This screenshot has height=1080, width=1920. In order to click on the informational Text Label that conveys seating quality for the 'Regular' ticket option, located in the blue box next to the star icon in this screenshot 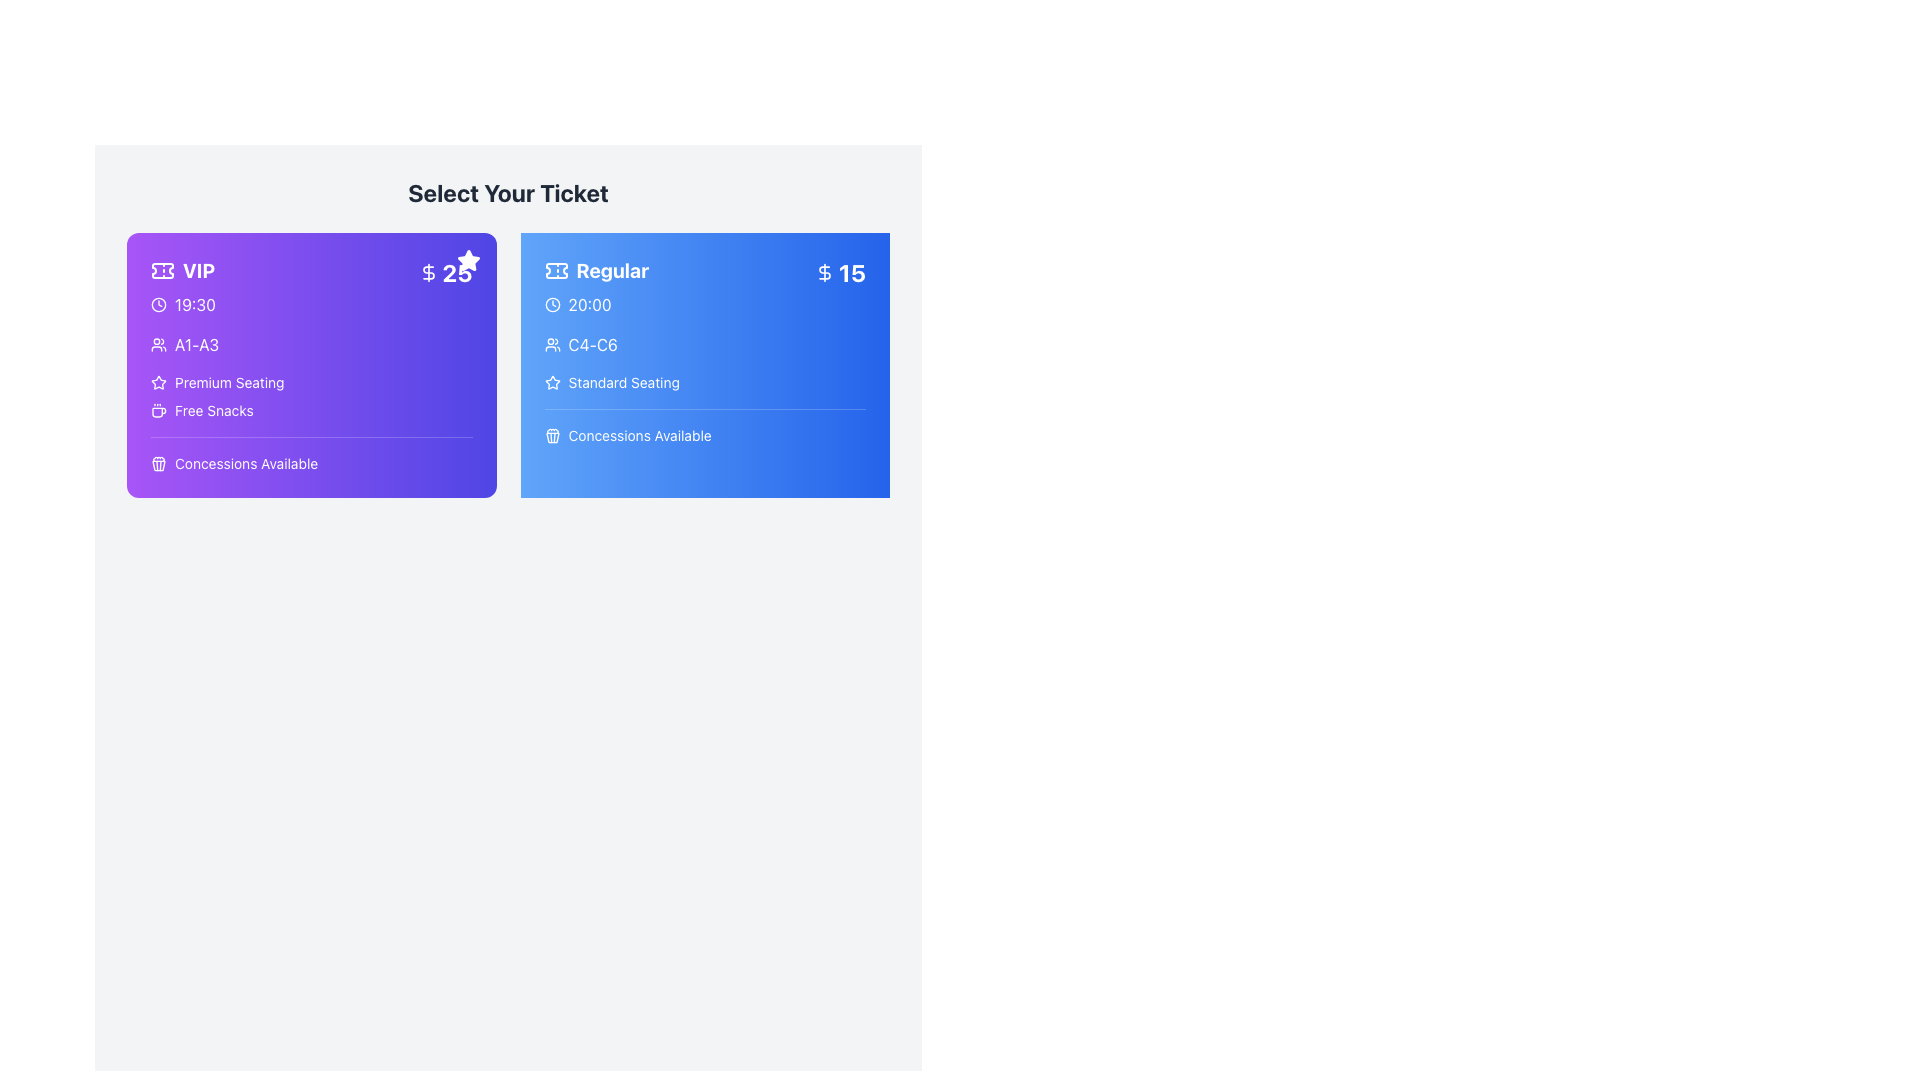, I will do `click(623, 382)`.